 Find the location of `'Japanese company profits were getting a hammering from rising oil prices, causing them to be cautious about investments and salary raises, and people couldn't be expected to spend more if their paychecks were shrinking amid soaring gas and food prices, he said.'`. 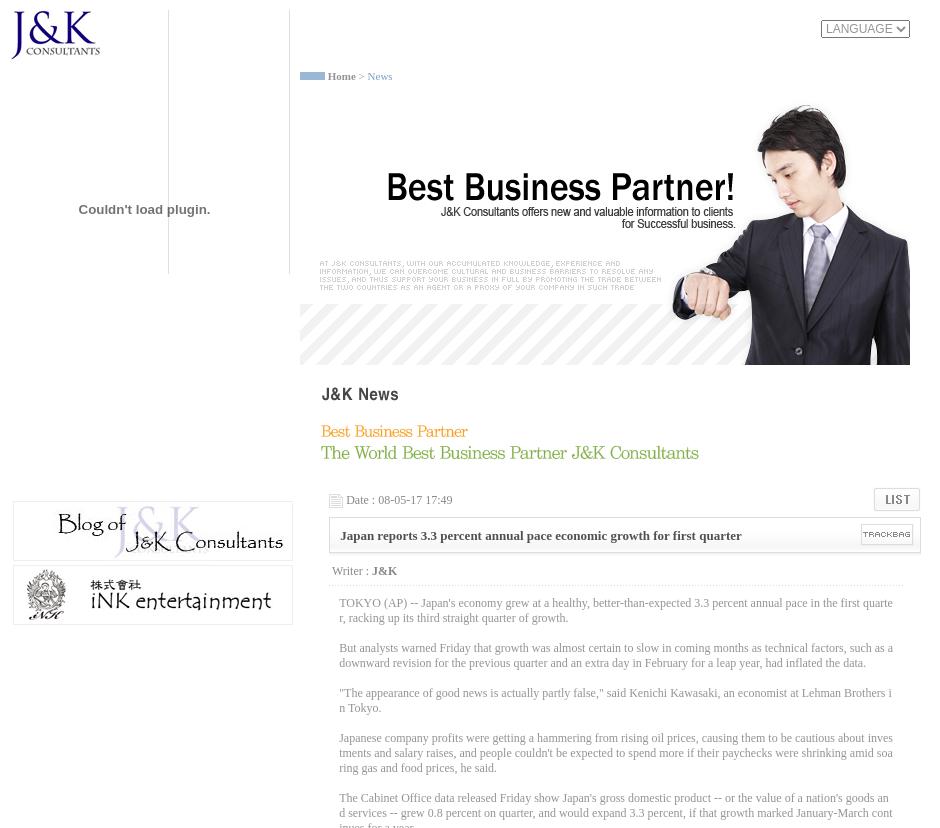

'Japanese company profits were getting a hammering from rising oil prices, causing them to be cautious about investments and salary raises, and people couldn't be expected to spend more if their paychecks were shrinking amid soaring gas and food prices, he said.' is located at coordinates (614, 751).